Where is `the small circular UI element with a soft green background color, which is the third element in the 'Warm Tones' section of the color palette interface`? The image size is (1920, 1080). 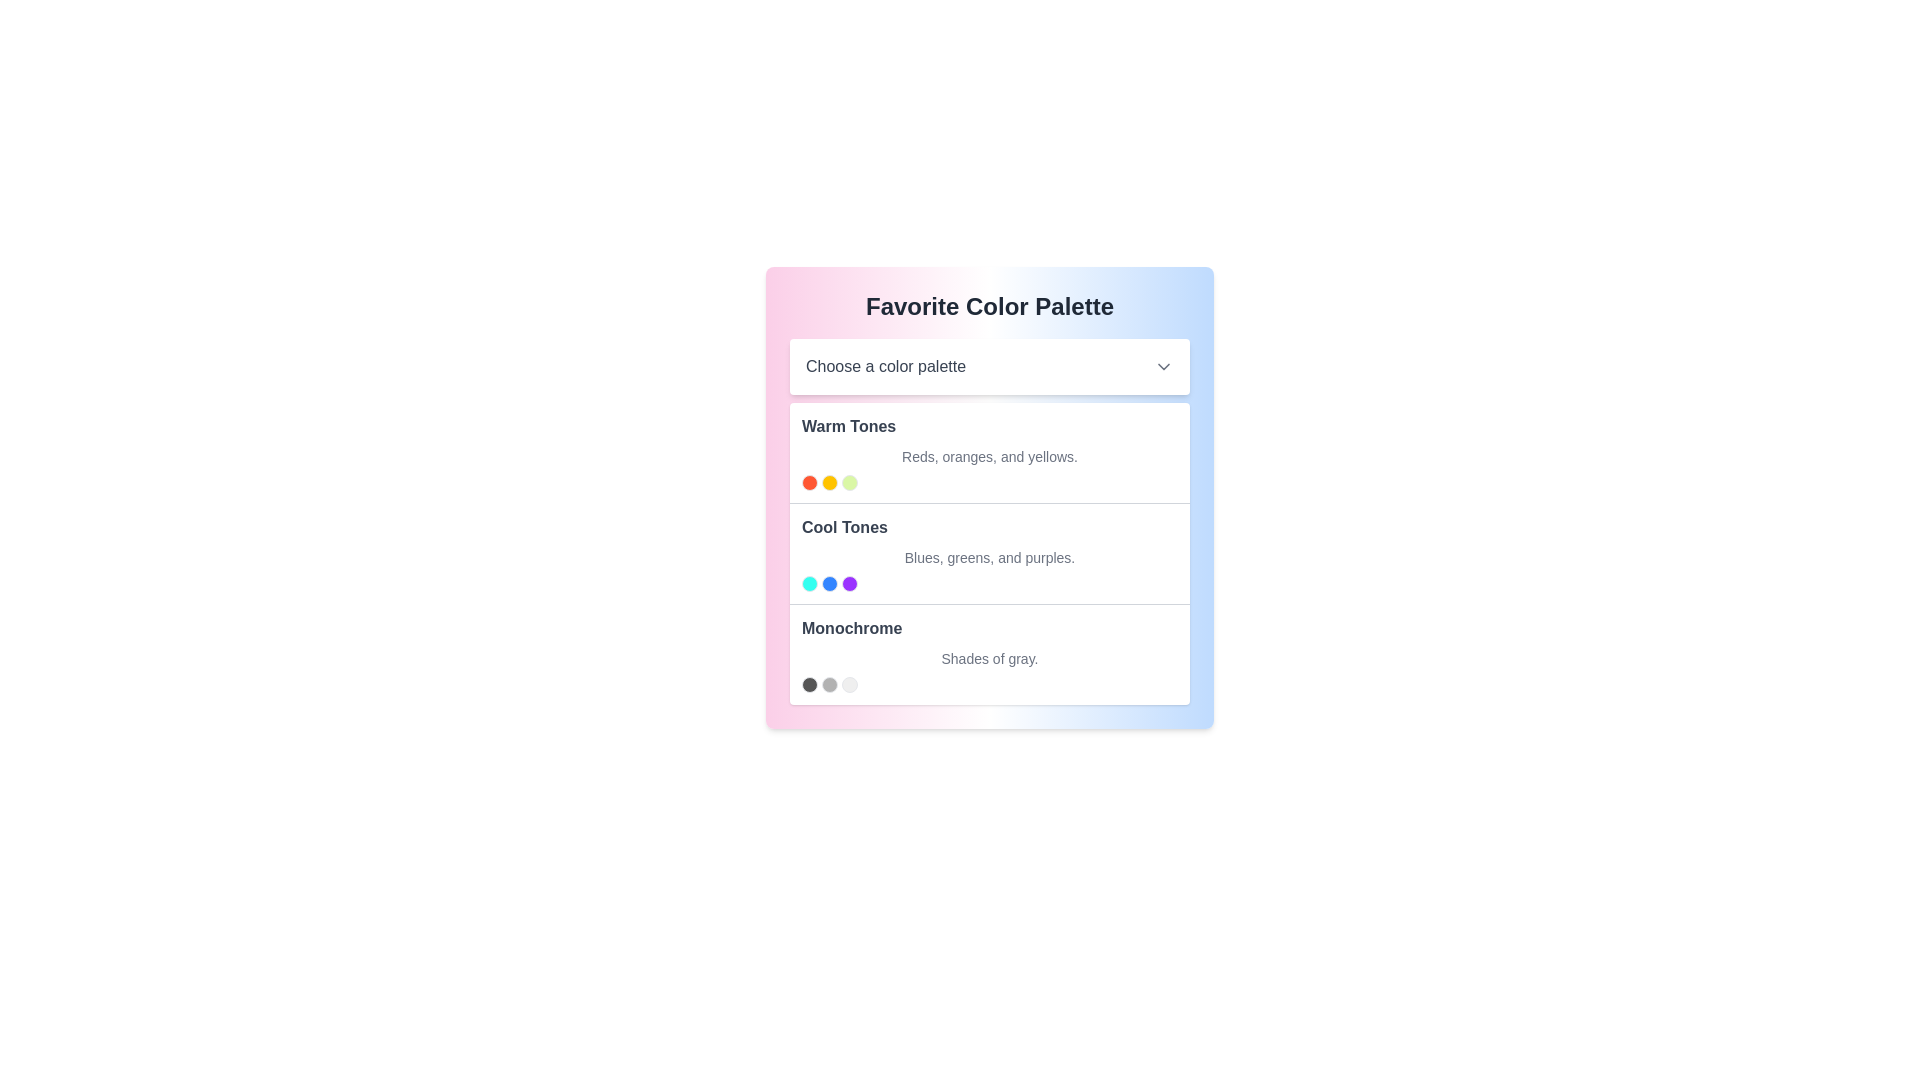
the small circular UI element with a soft green background color, which is the third element in the 'Warm Tones' section of the color palette interface is located at coordinates (849, 482).